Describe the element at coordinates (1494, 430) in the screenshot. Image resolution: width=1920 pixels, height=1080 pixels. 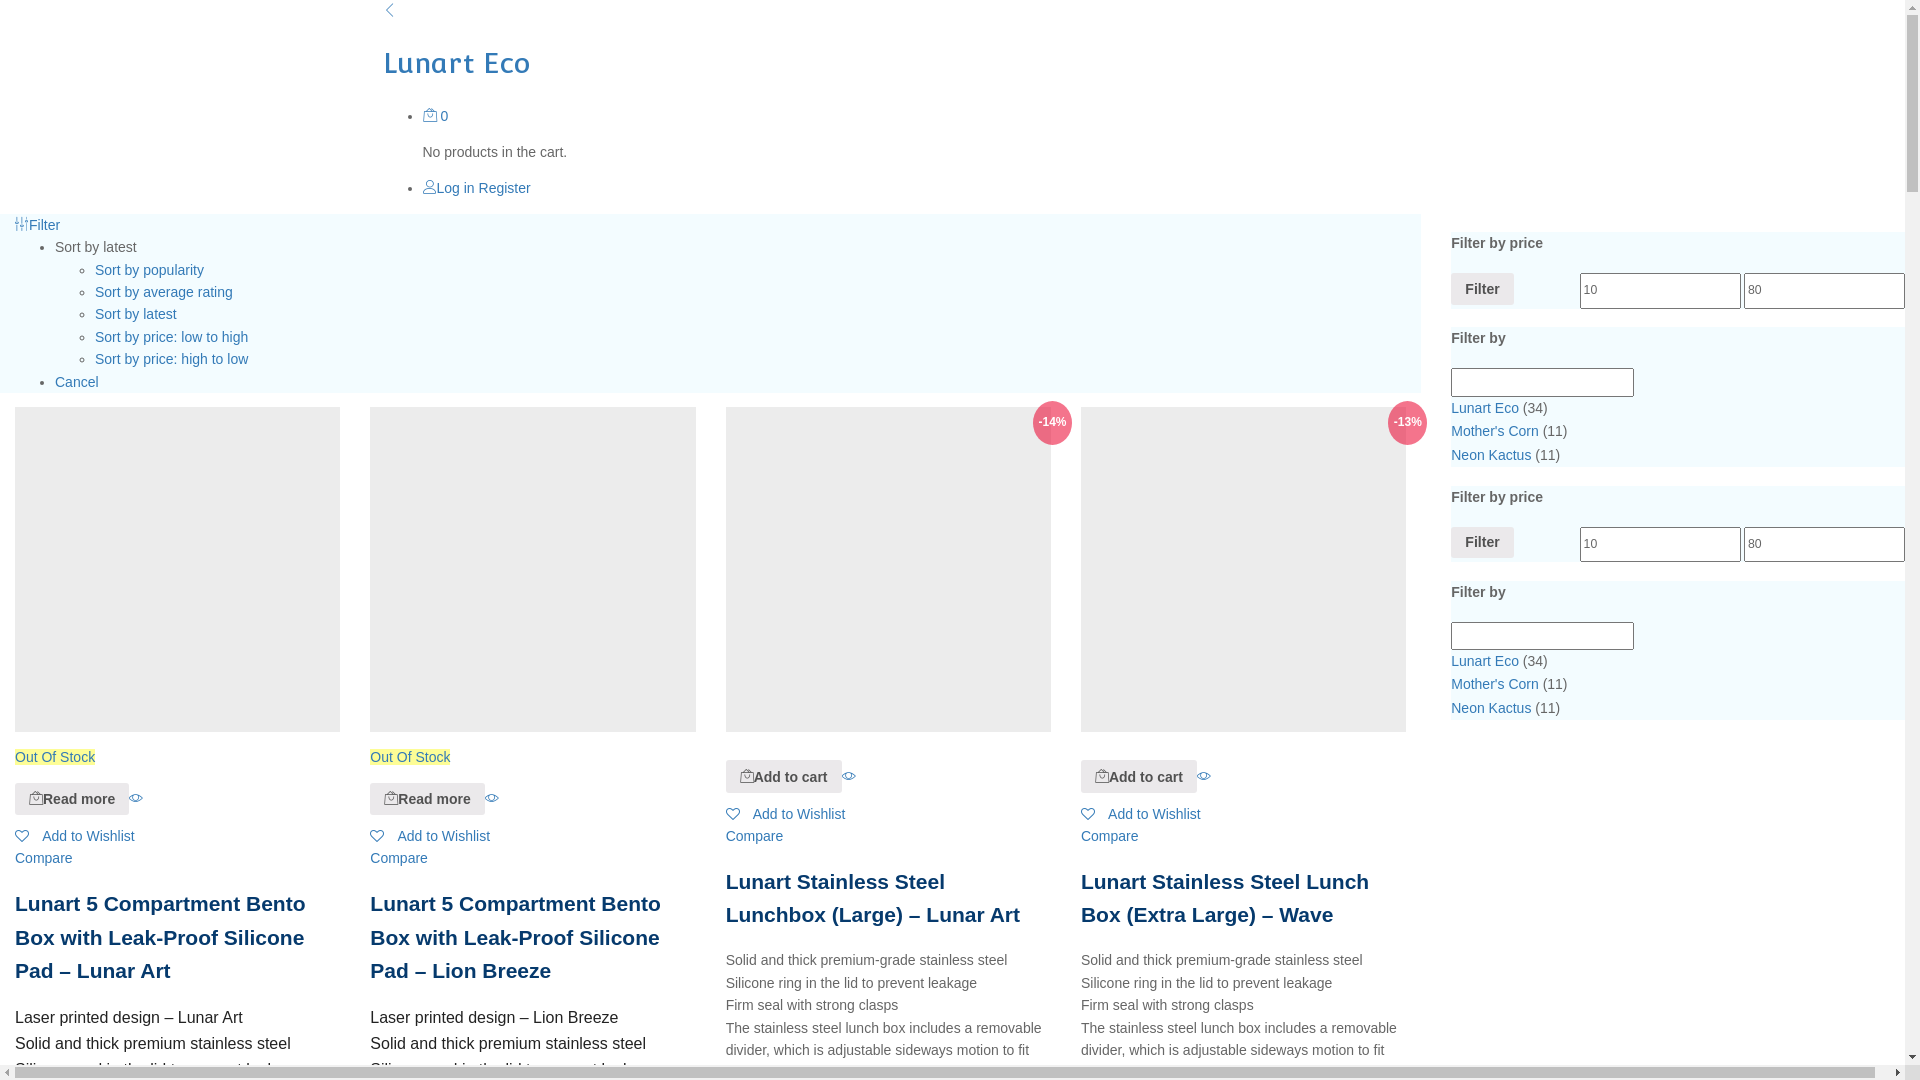
I see `'Mother's Corn'` at that location.